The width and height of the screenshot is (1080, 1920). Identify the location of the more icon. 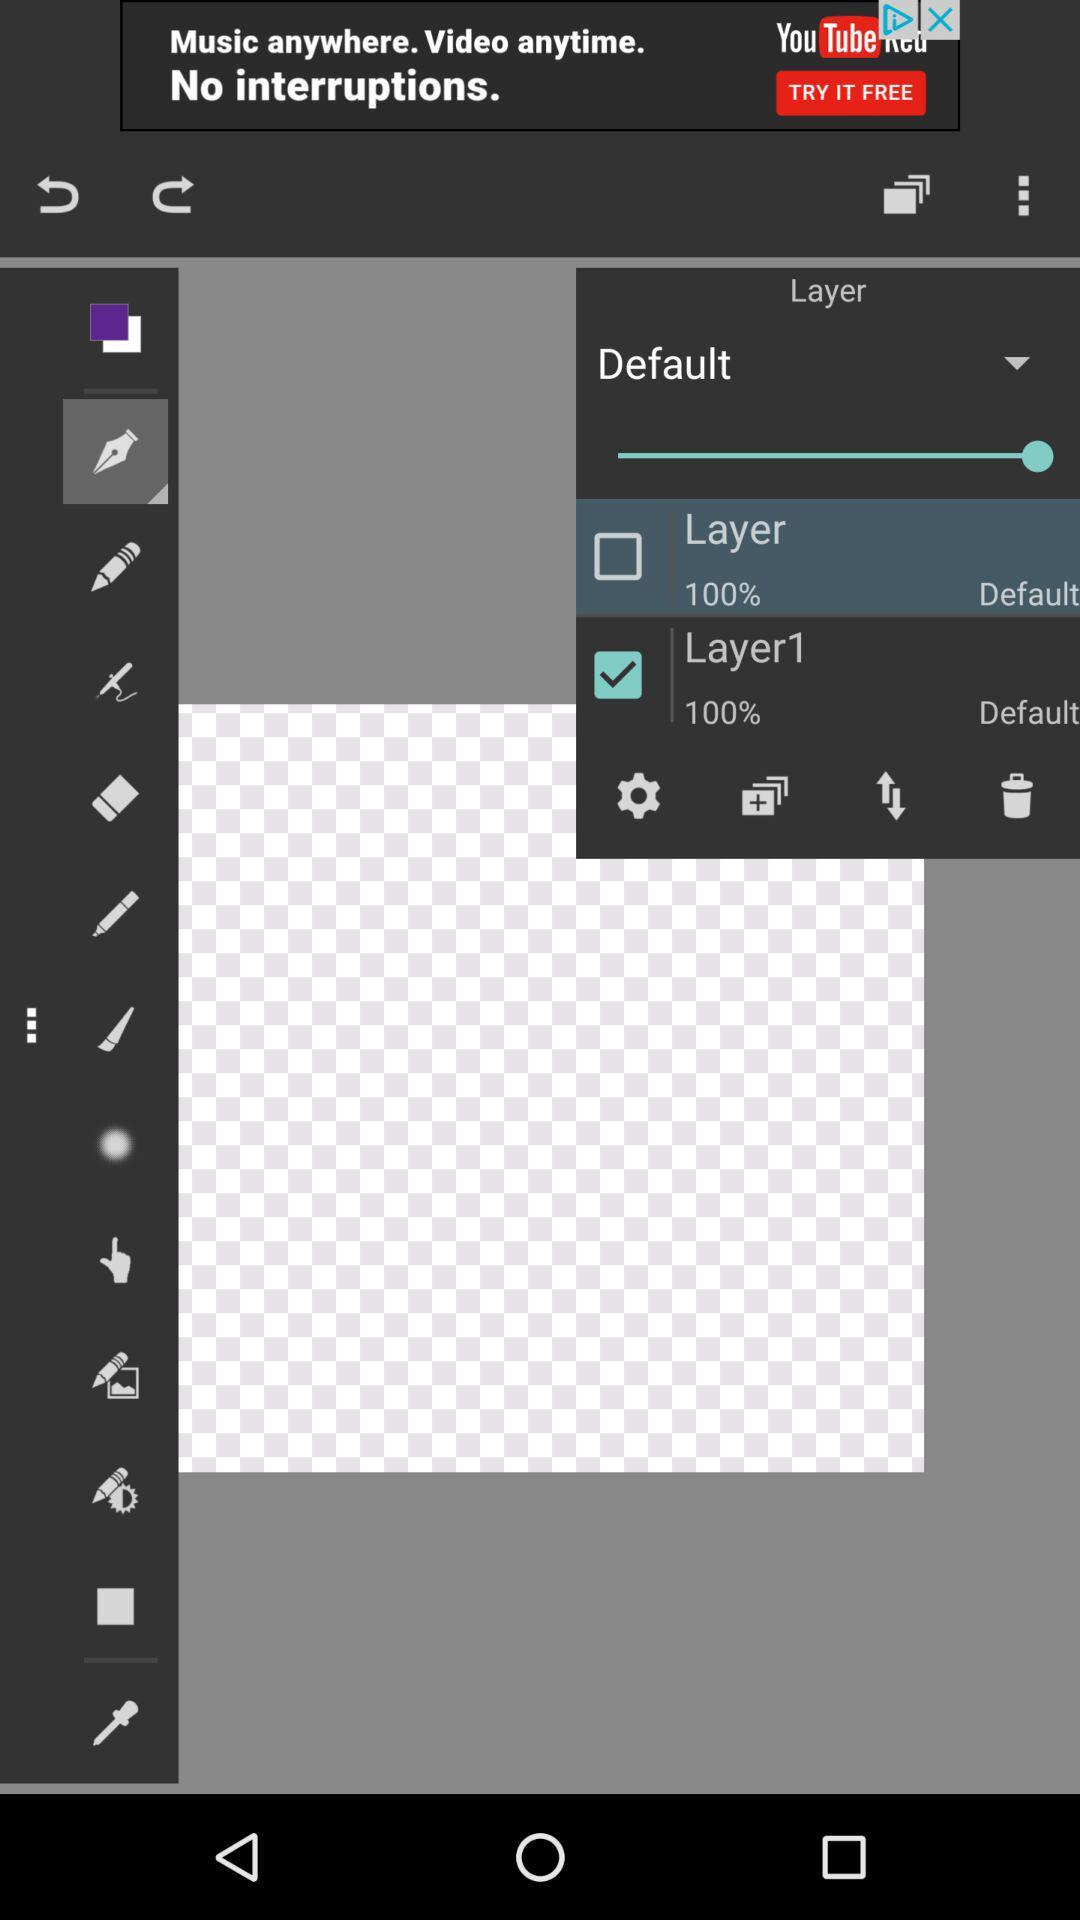
(1022, 194).